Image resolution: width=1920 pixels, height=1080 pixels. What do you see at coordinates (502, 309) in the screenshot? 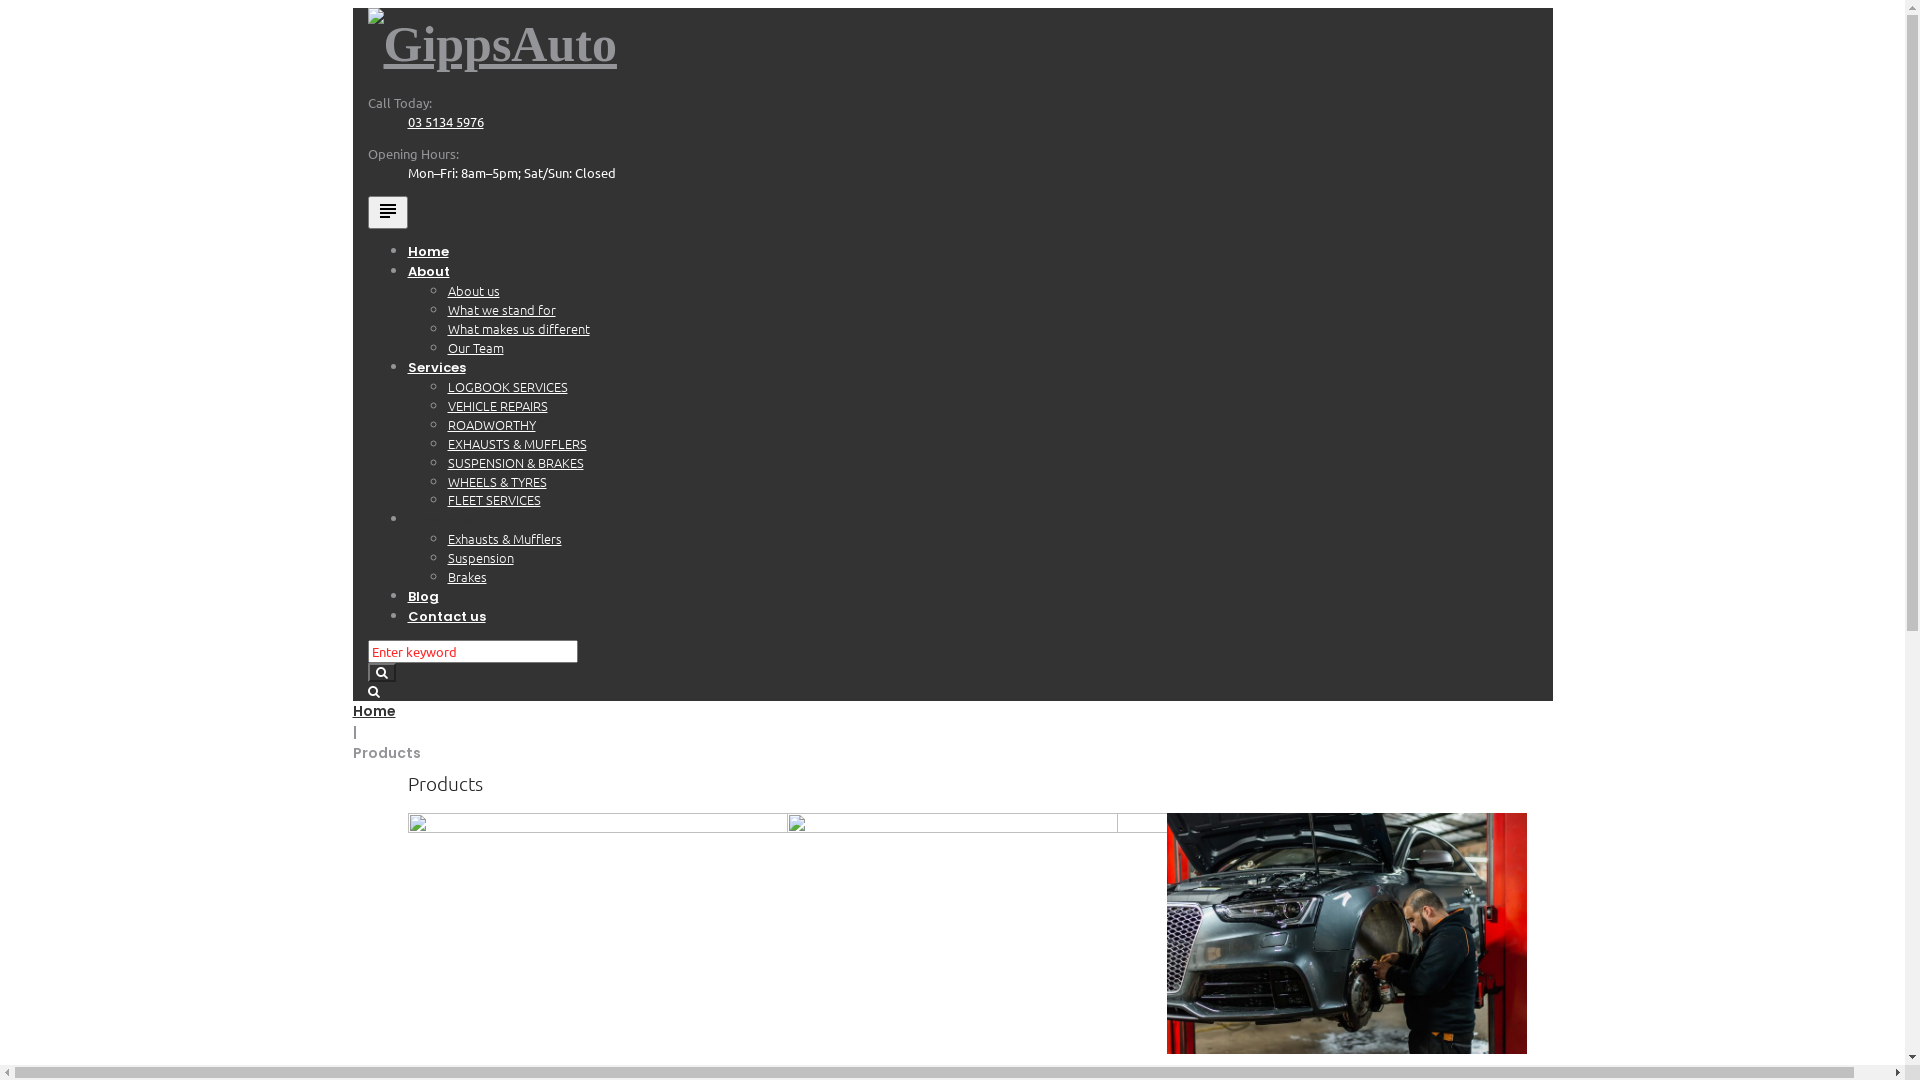
I see `'What we stand for'` at bounding box center [502, 309].